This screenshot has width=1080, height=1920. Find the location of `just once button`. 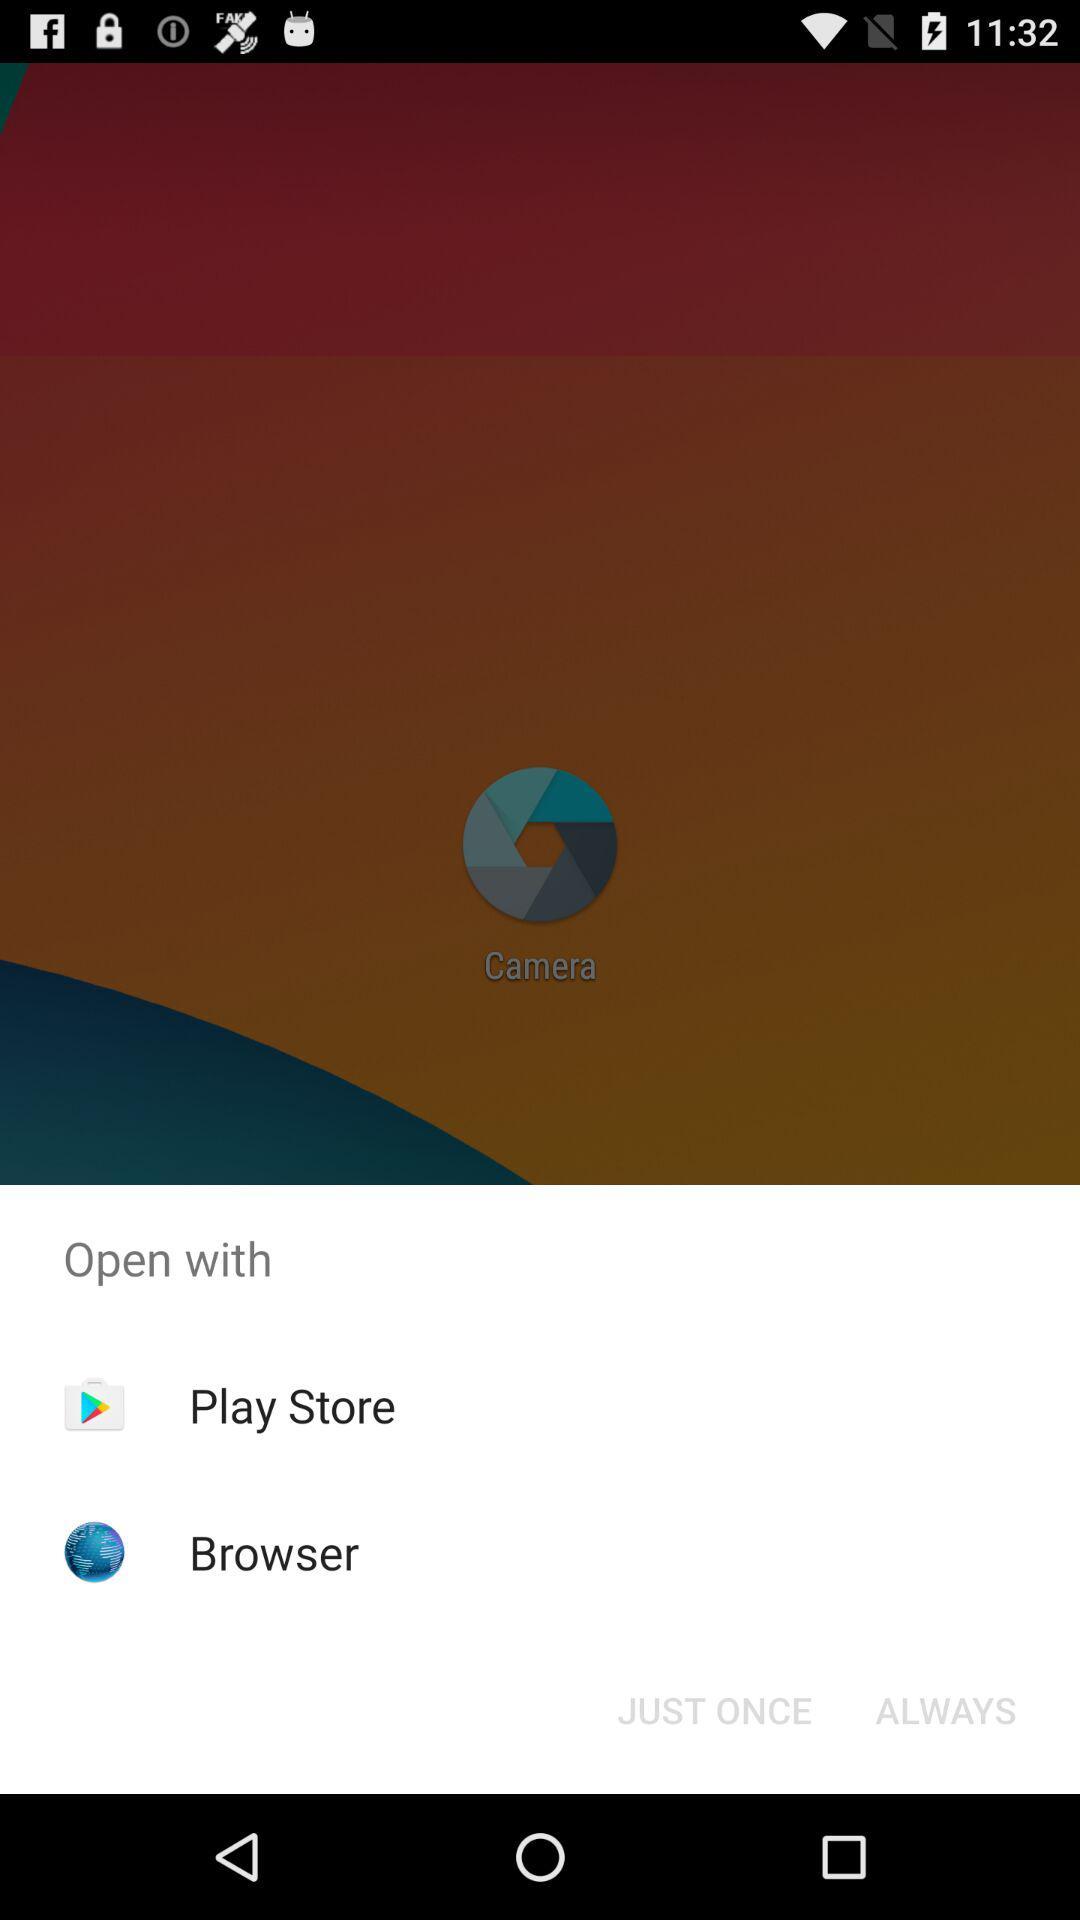

just once button is located at coordinates (713, 1708).